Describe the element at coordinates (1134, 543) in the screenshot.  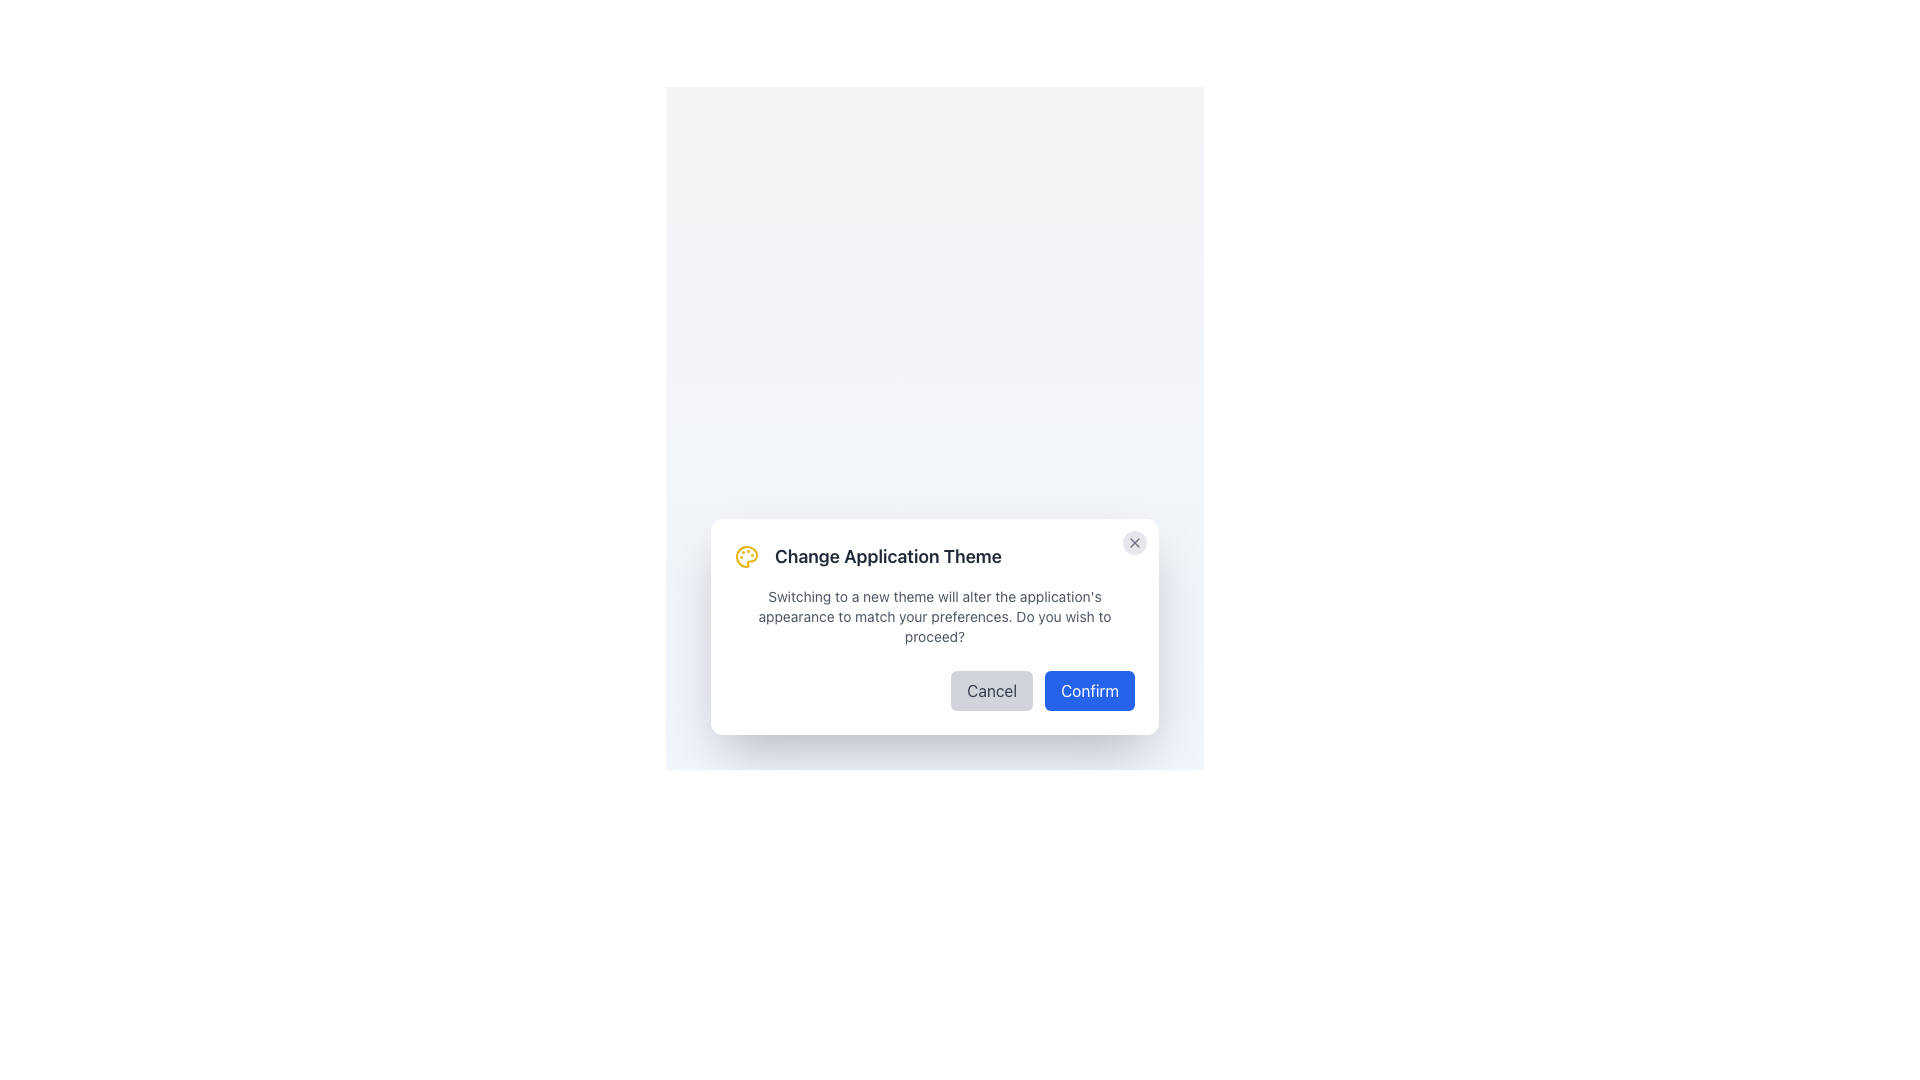
I see `the circular button located at the top-right corner of the modal dialog` at that location.